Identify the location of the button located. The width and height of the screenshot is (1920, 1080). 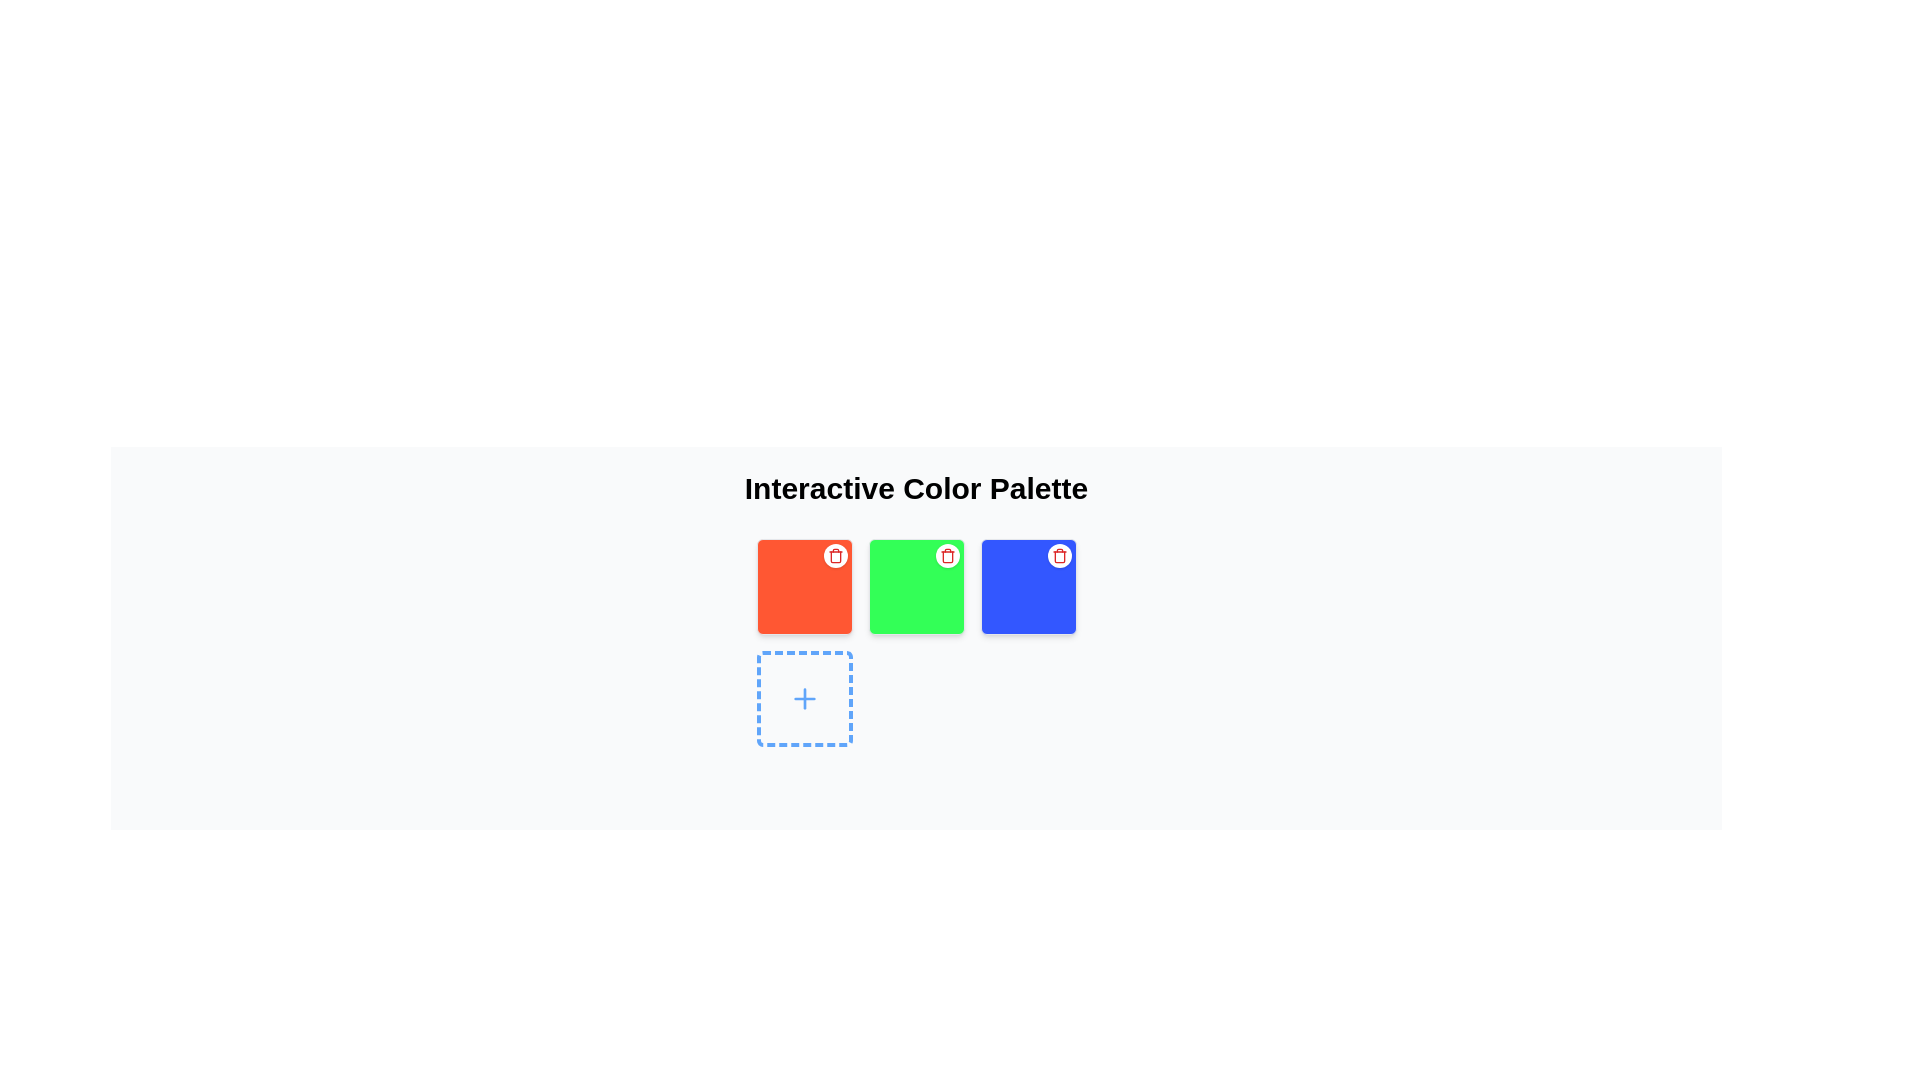
(804, 697).